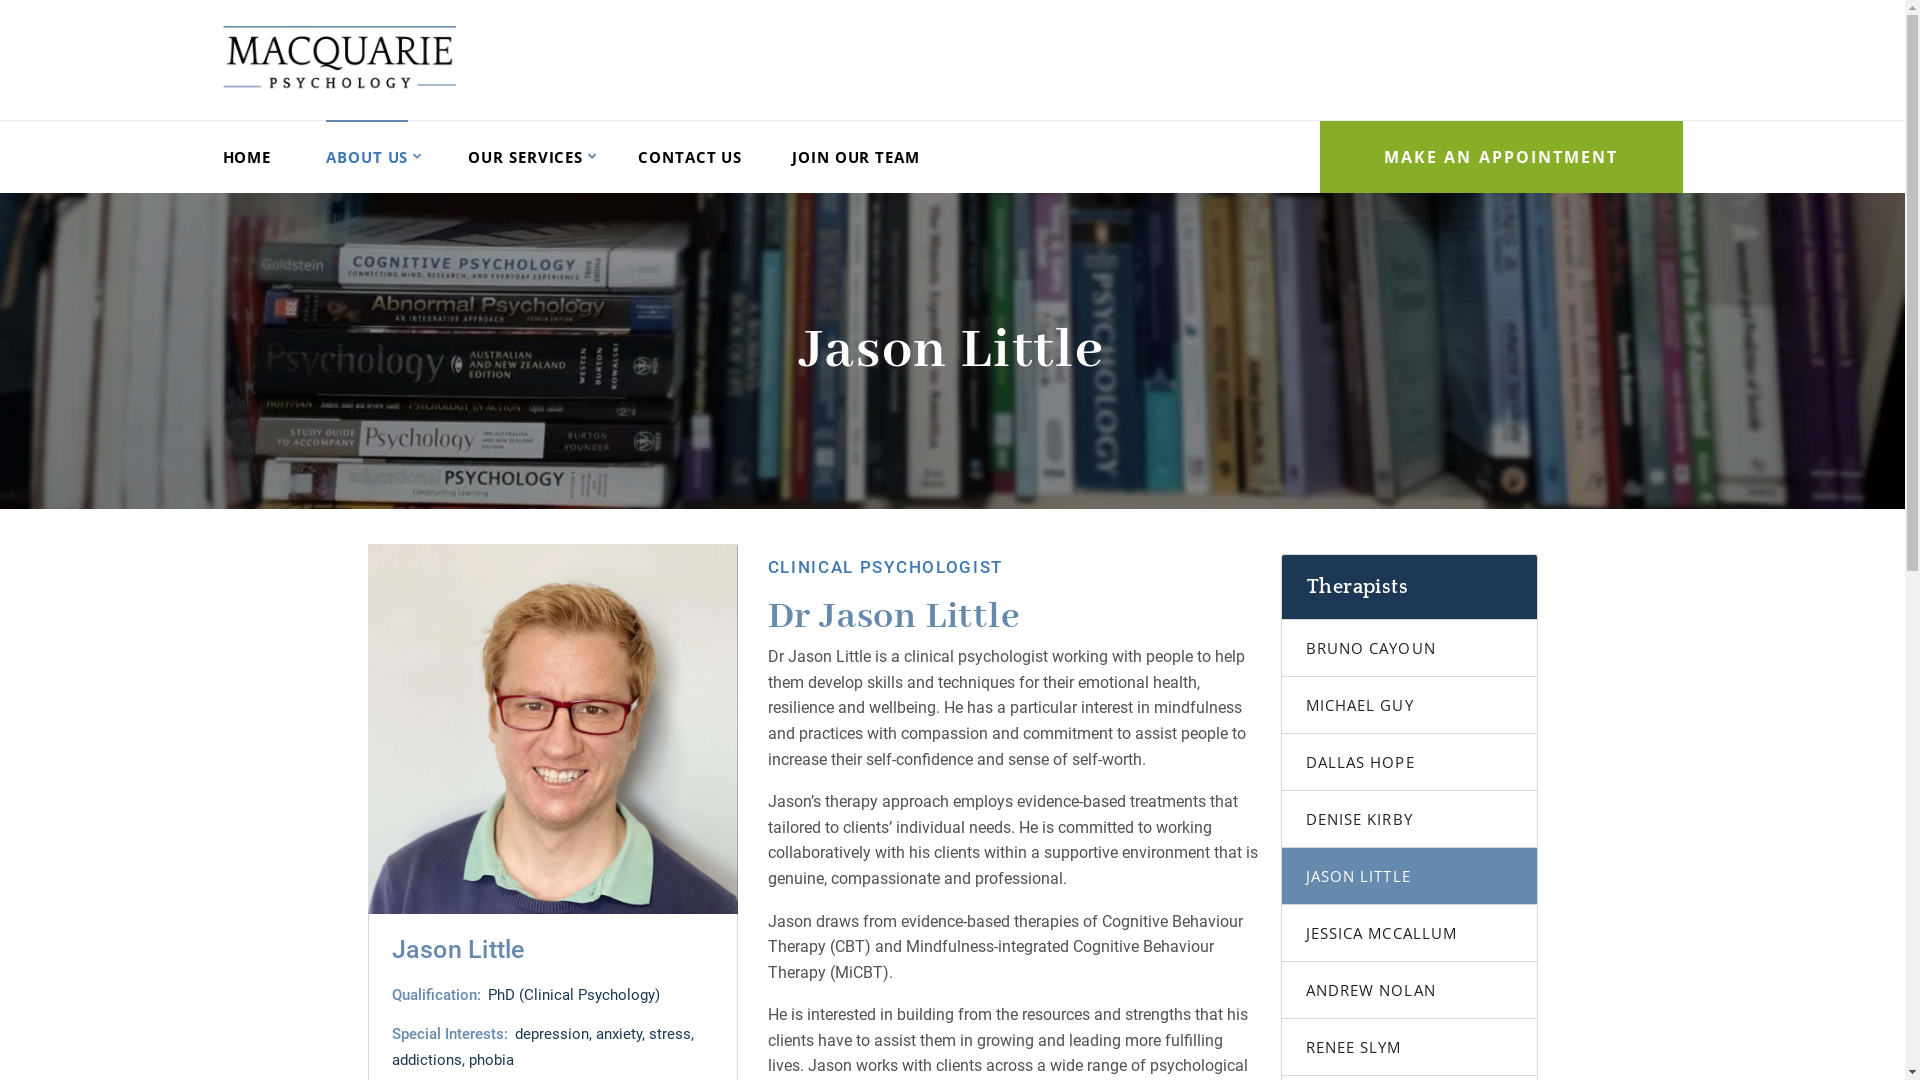 This screenshot has height=1080, width=1920. Describe the element at coordinates (1408, 990) in the screenshot. I see `'ANDREW NOLAN'` at that location.